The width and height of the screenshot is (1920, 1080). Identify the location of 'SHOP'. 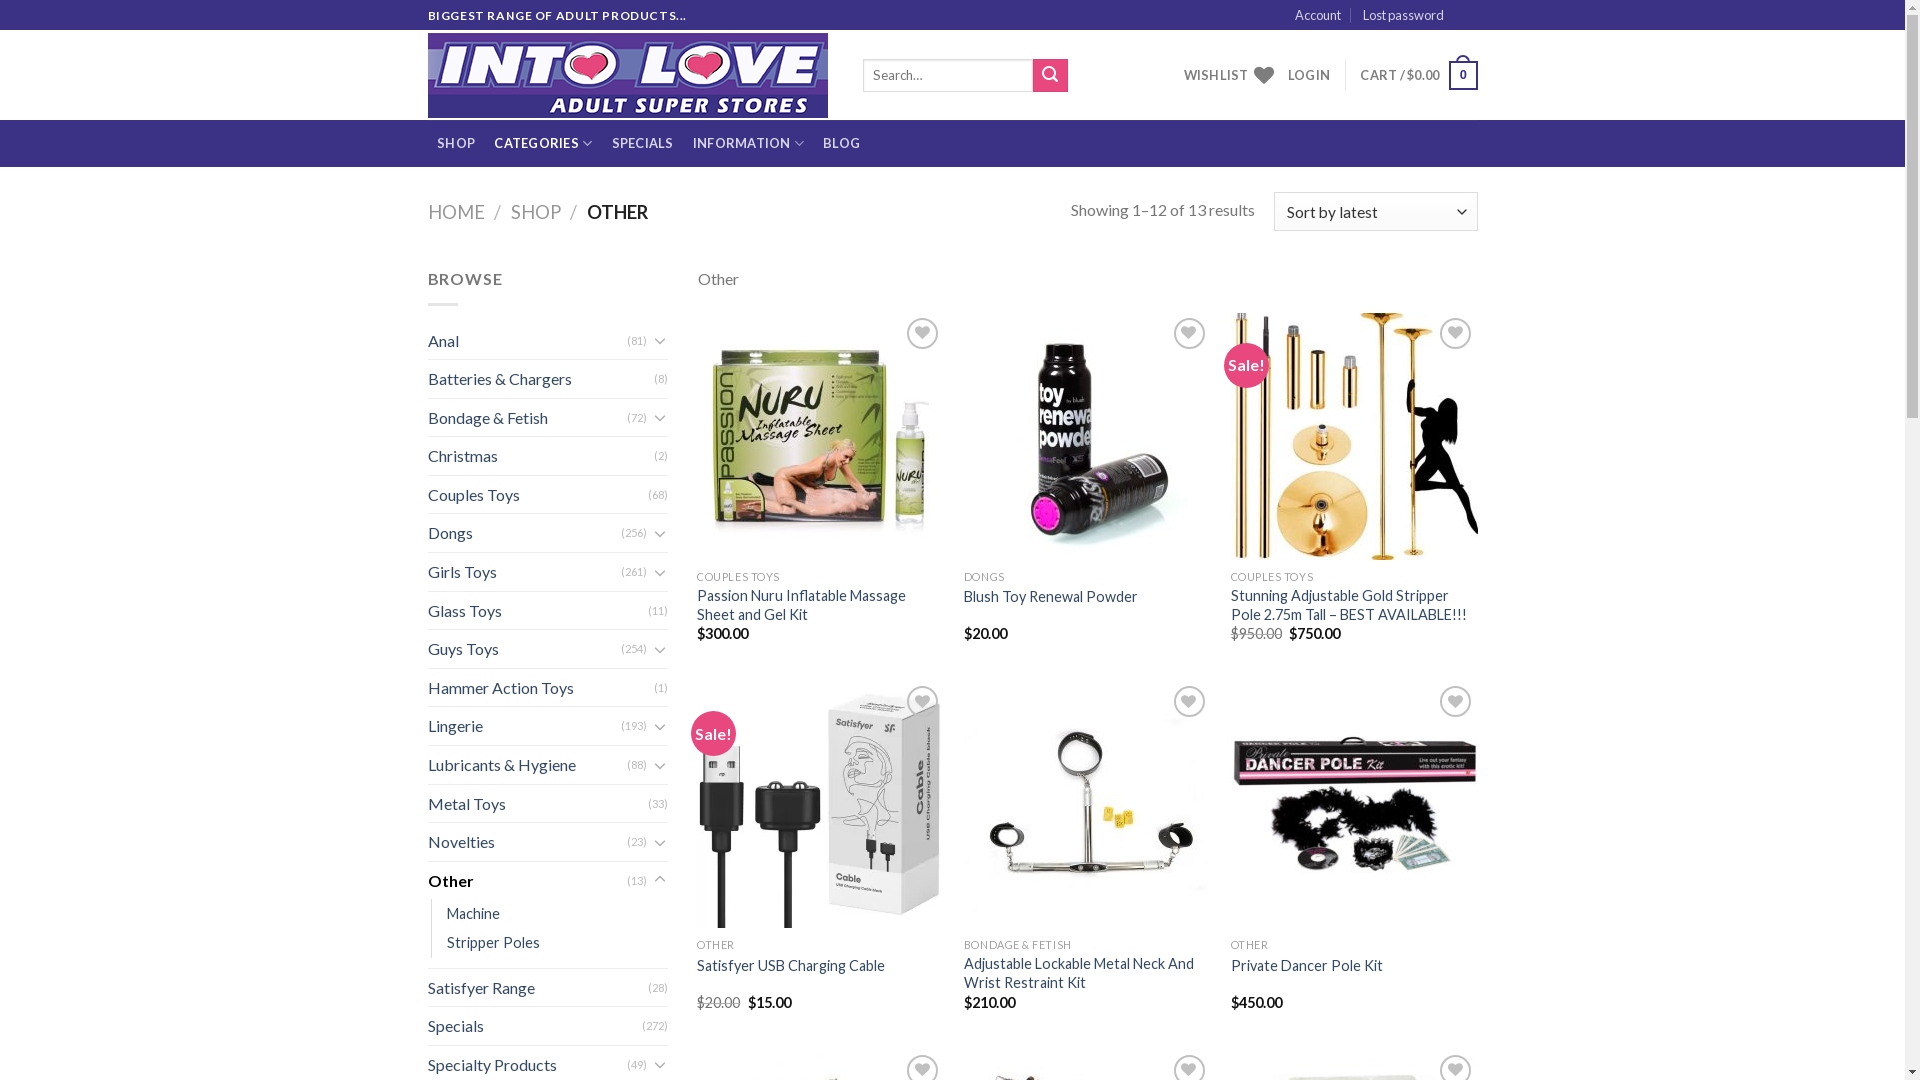
(455, 142).